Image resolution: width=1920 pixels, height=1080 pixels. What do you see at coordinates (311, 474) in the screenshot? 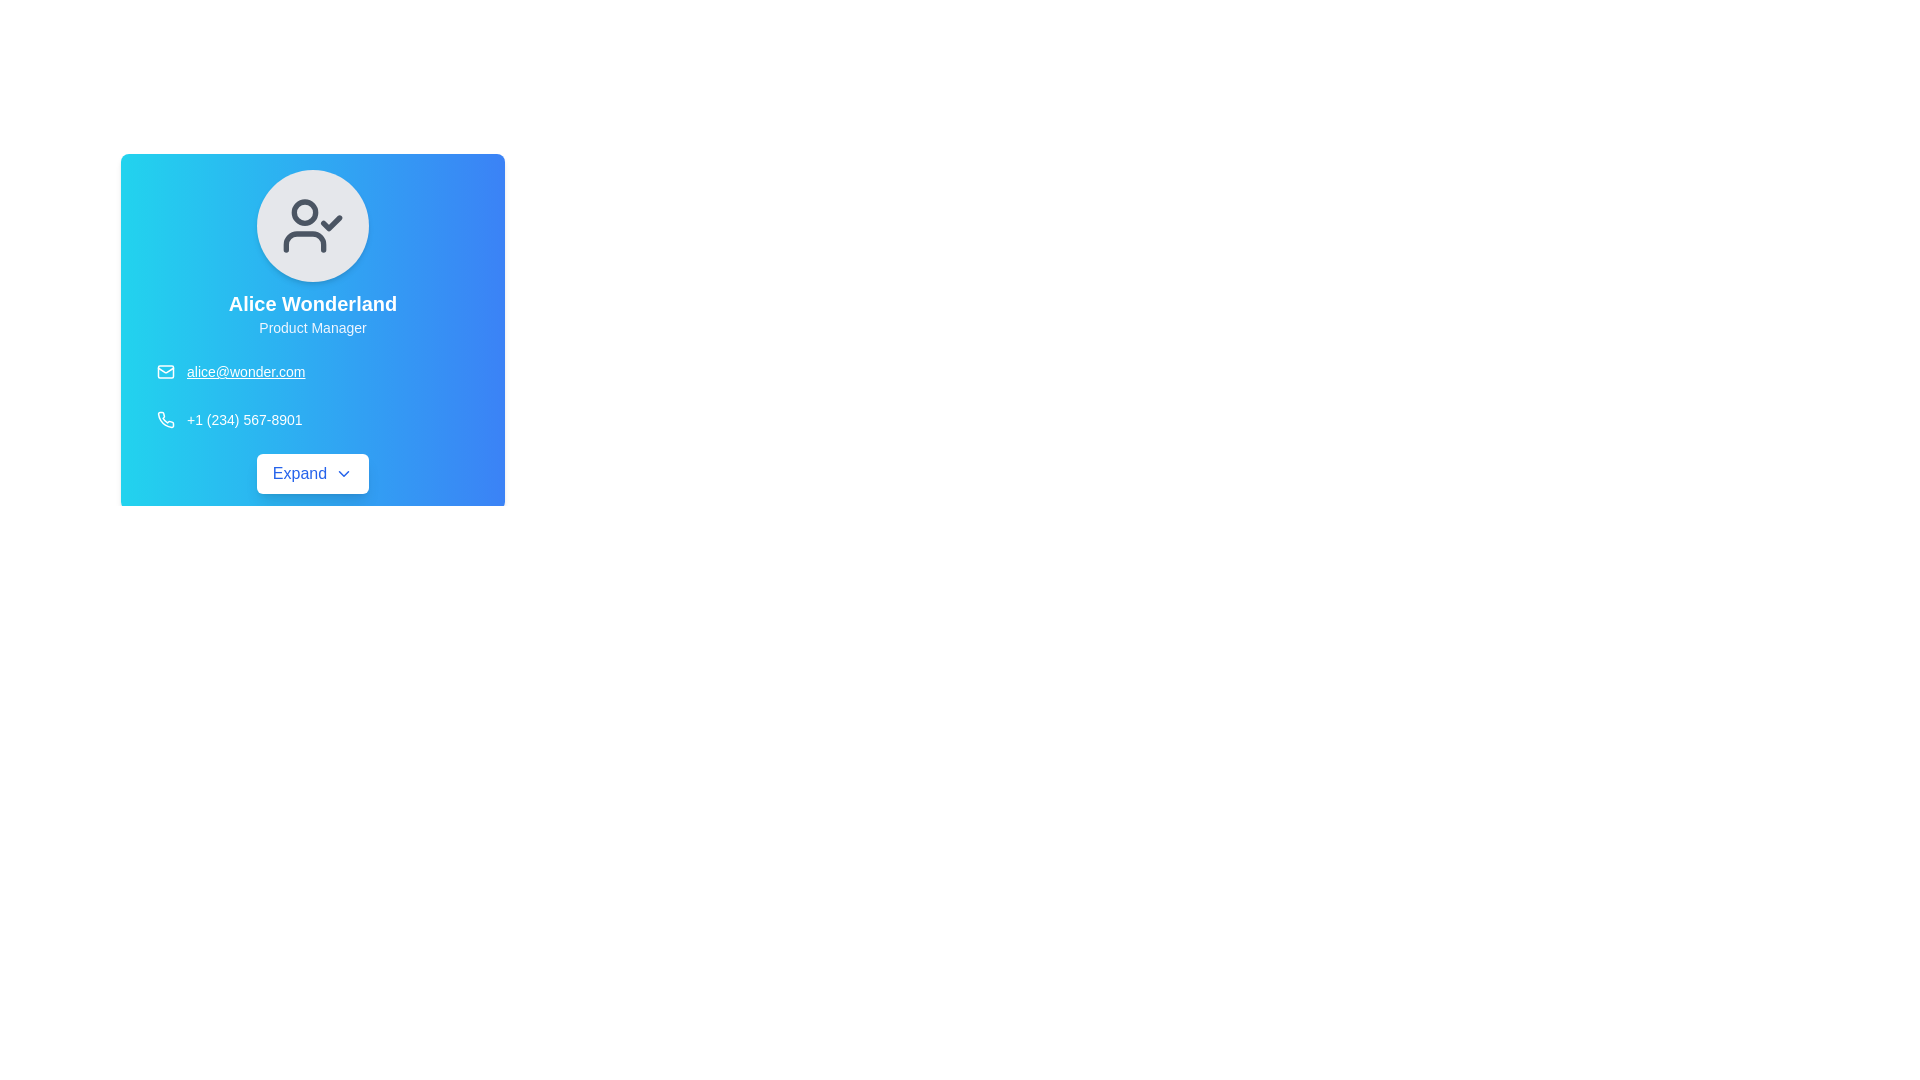
I see `the button located at the lower section of the user information card, which is the only interactive element in that area, to potentially reveal additional content or options` at bounding box center [311, 474].